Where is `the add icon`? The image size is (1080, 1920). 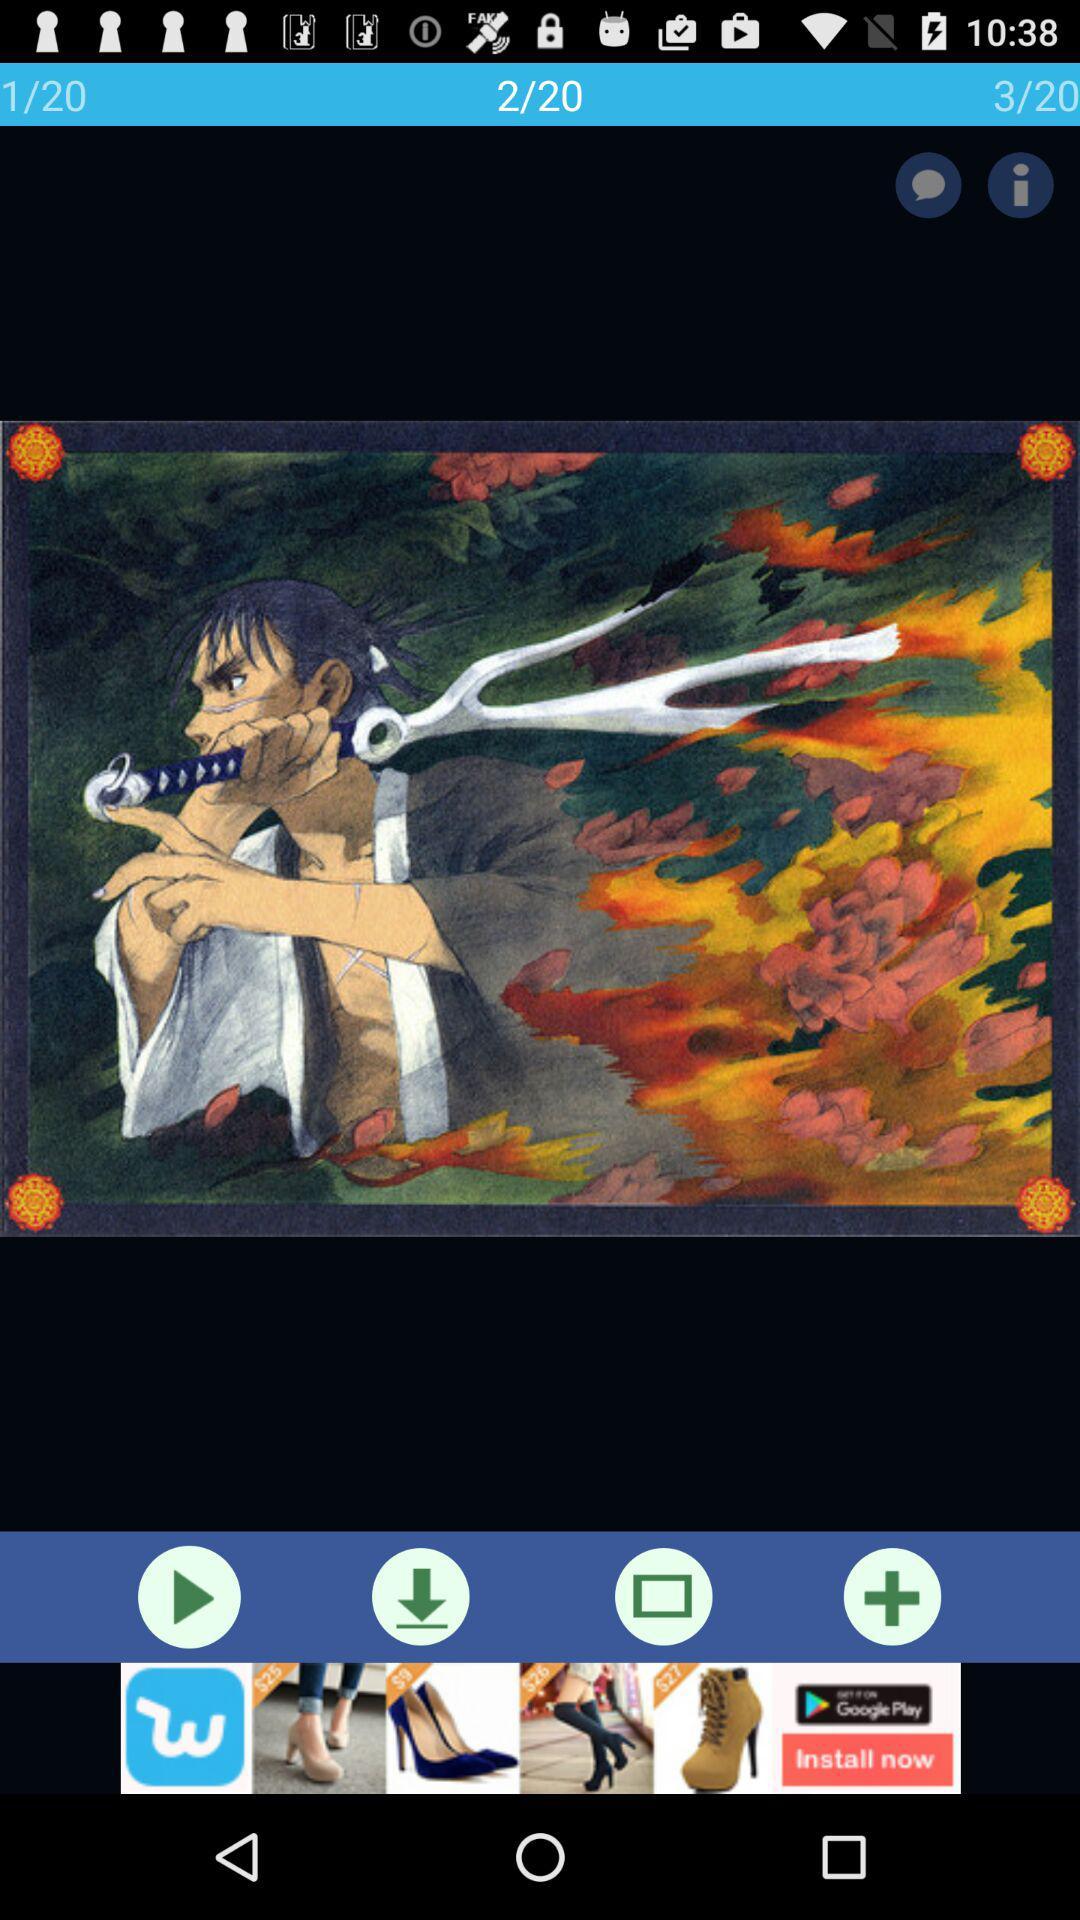
the add icon is located at coordinates (891, 1707).